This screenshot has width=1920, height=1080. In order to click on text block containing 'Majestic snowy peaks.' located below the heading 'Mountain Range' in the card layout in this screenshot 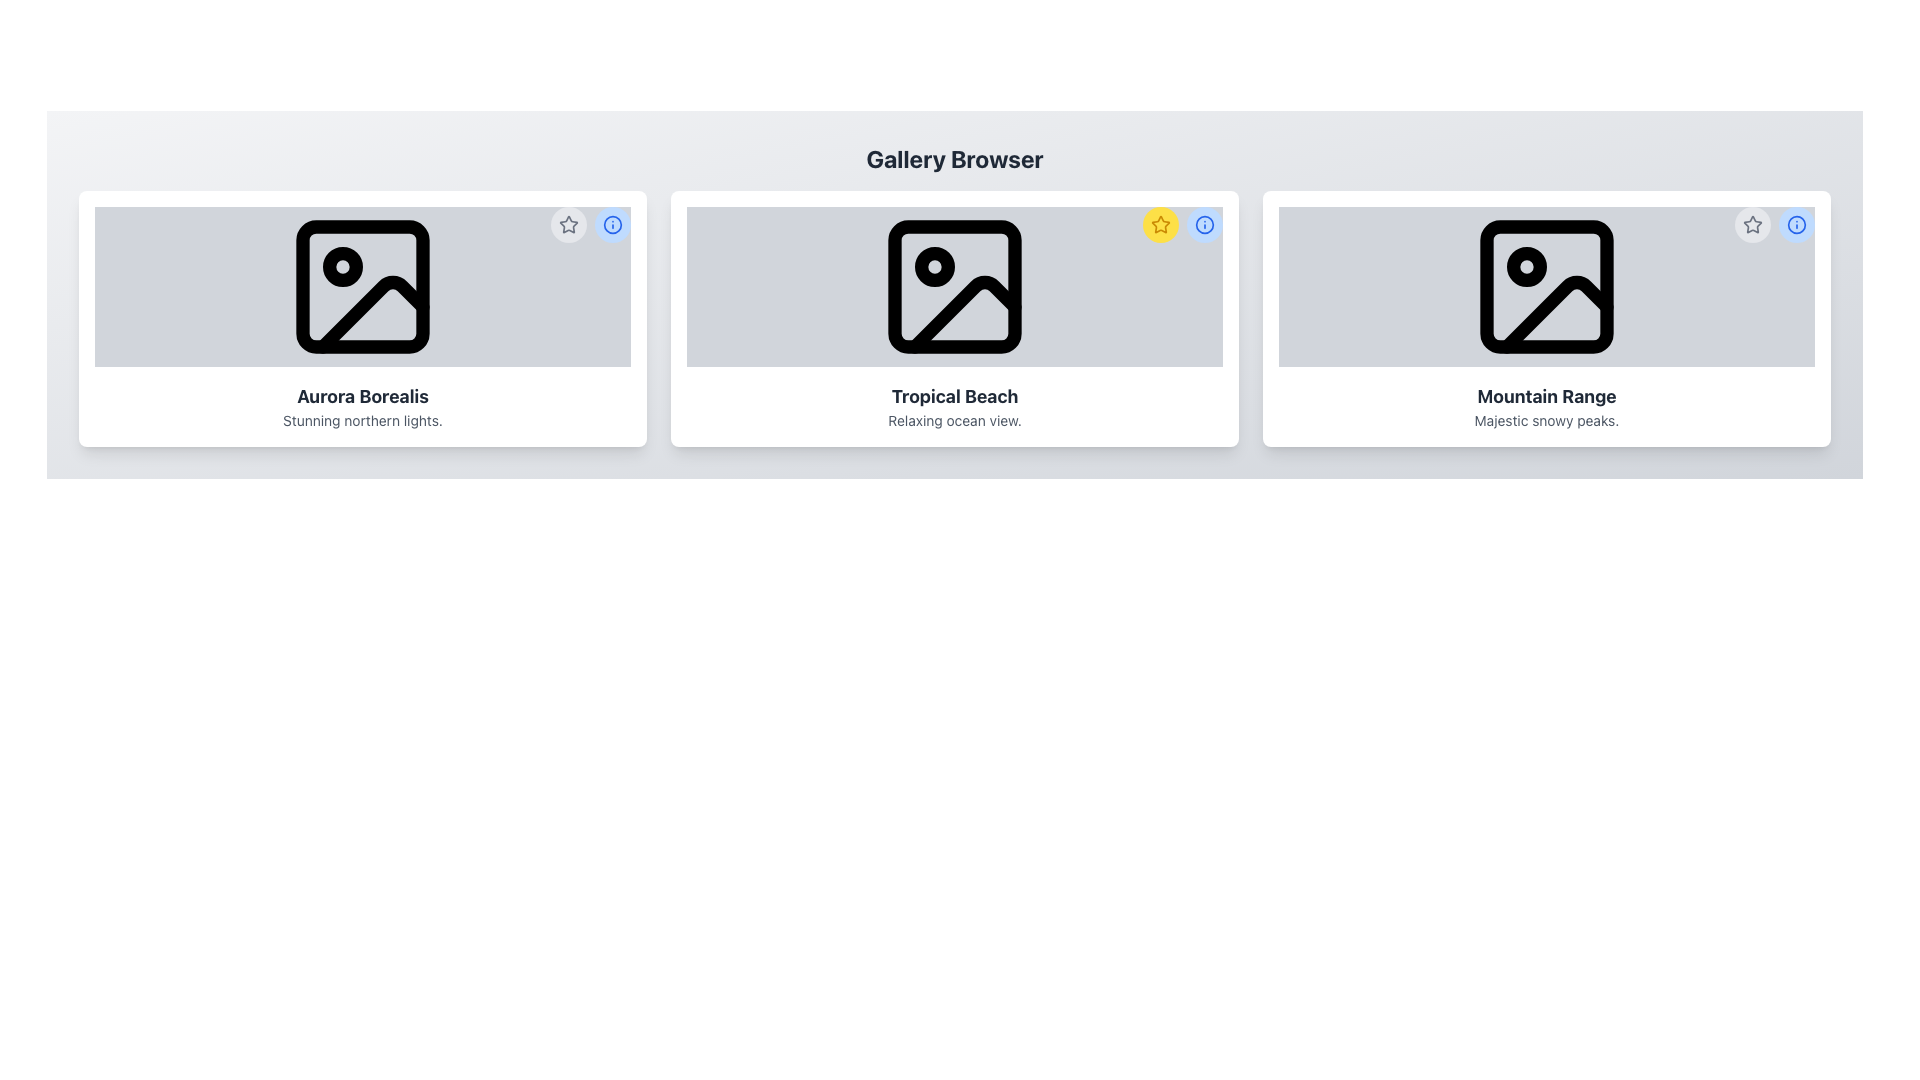, I will do `click(1545, 419)`.